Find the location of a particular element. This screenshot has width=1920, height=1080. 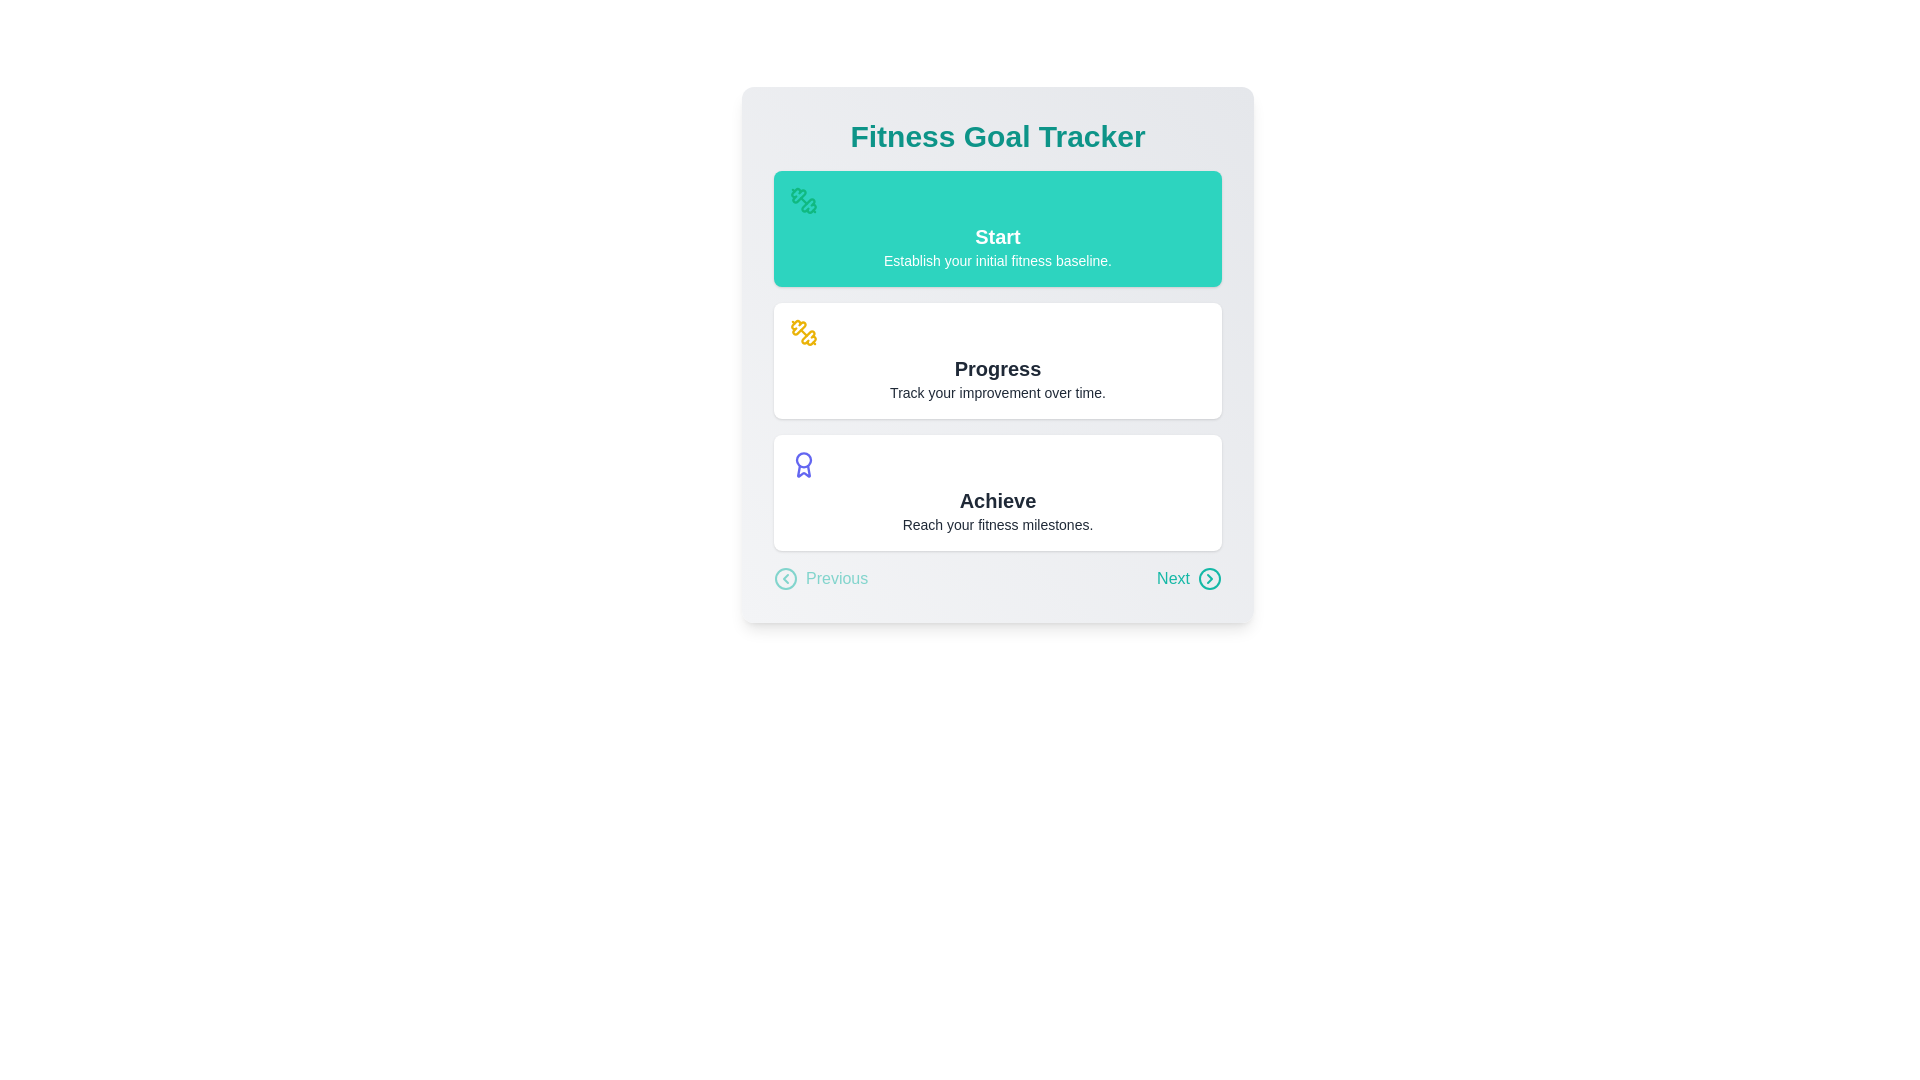

the informational card with a teal background, featuring a bold 'Start' text and a weights icon, which is the top card in the Fitness Goal Tracker section is located at coordinates (998, 227).